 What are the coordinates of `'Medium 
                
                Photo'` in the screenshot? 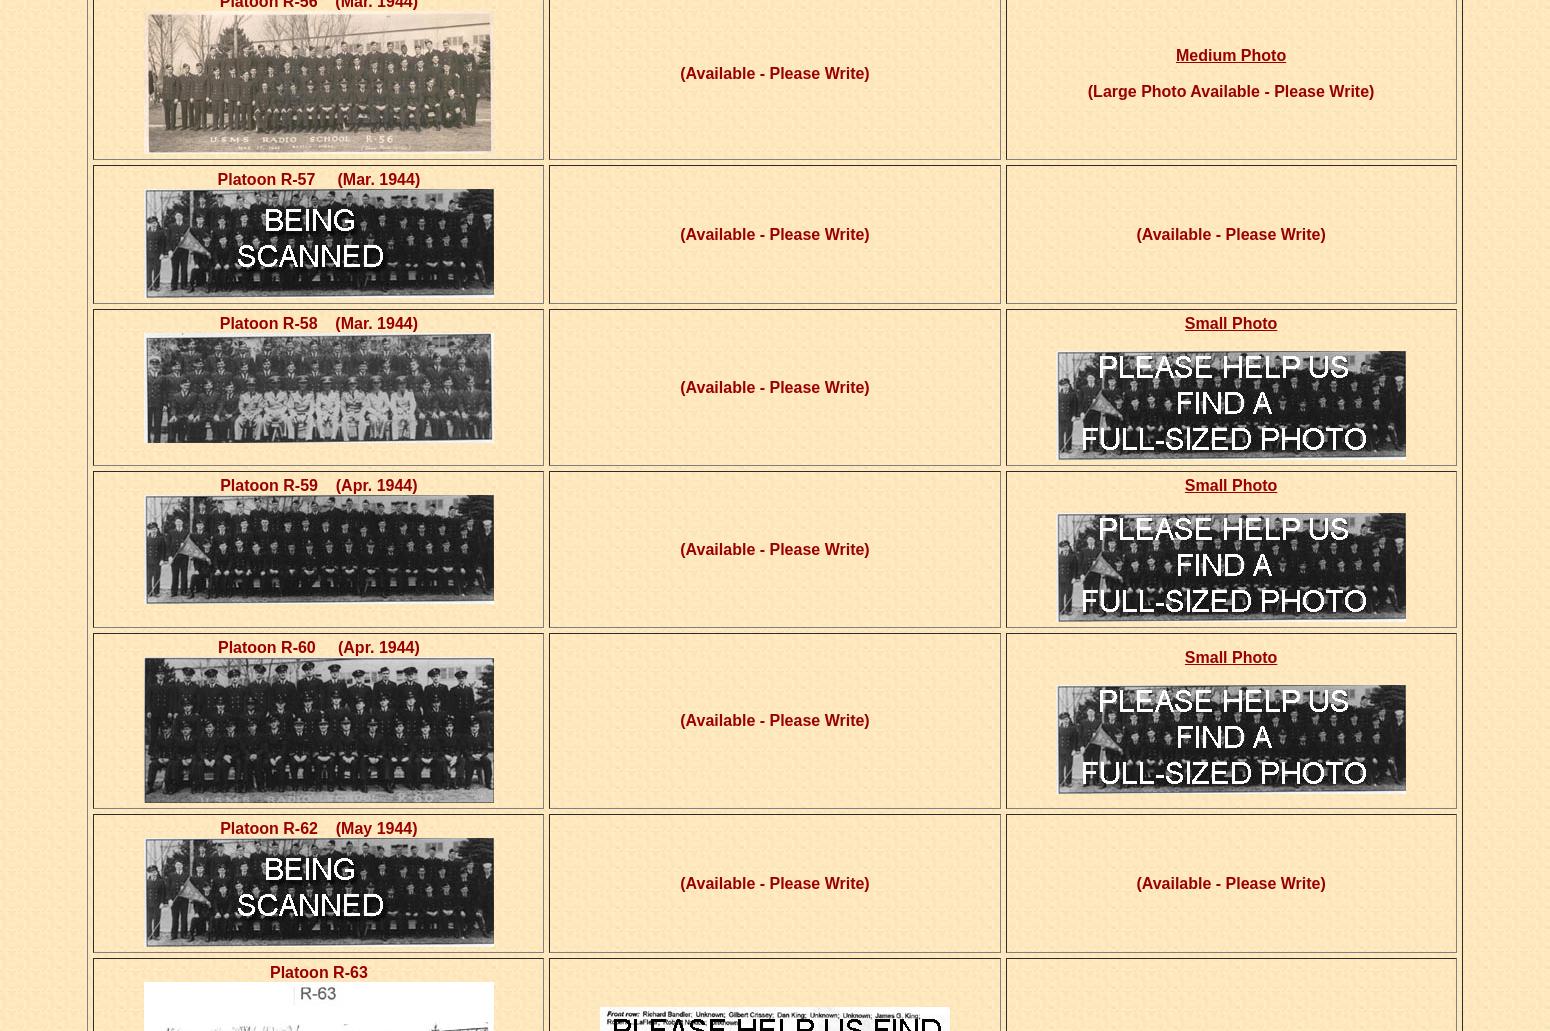 It's located at (1230, 54).